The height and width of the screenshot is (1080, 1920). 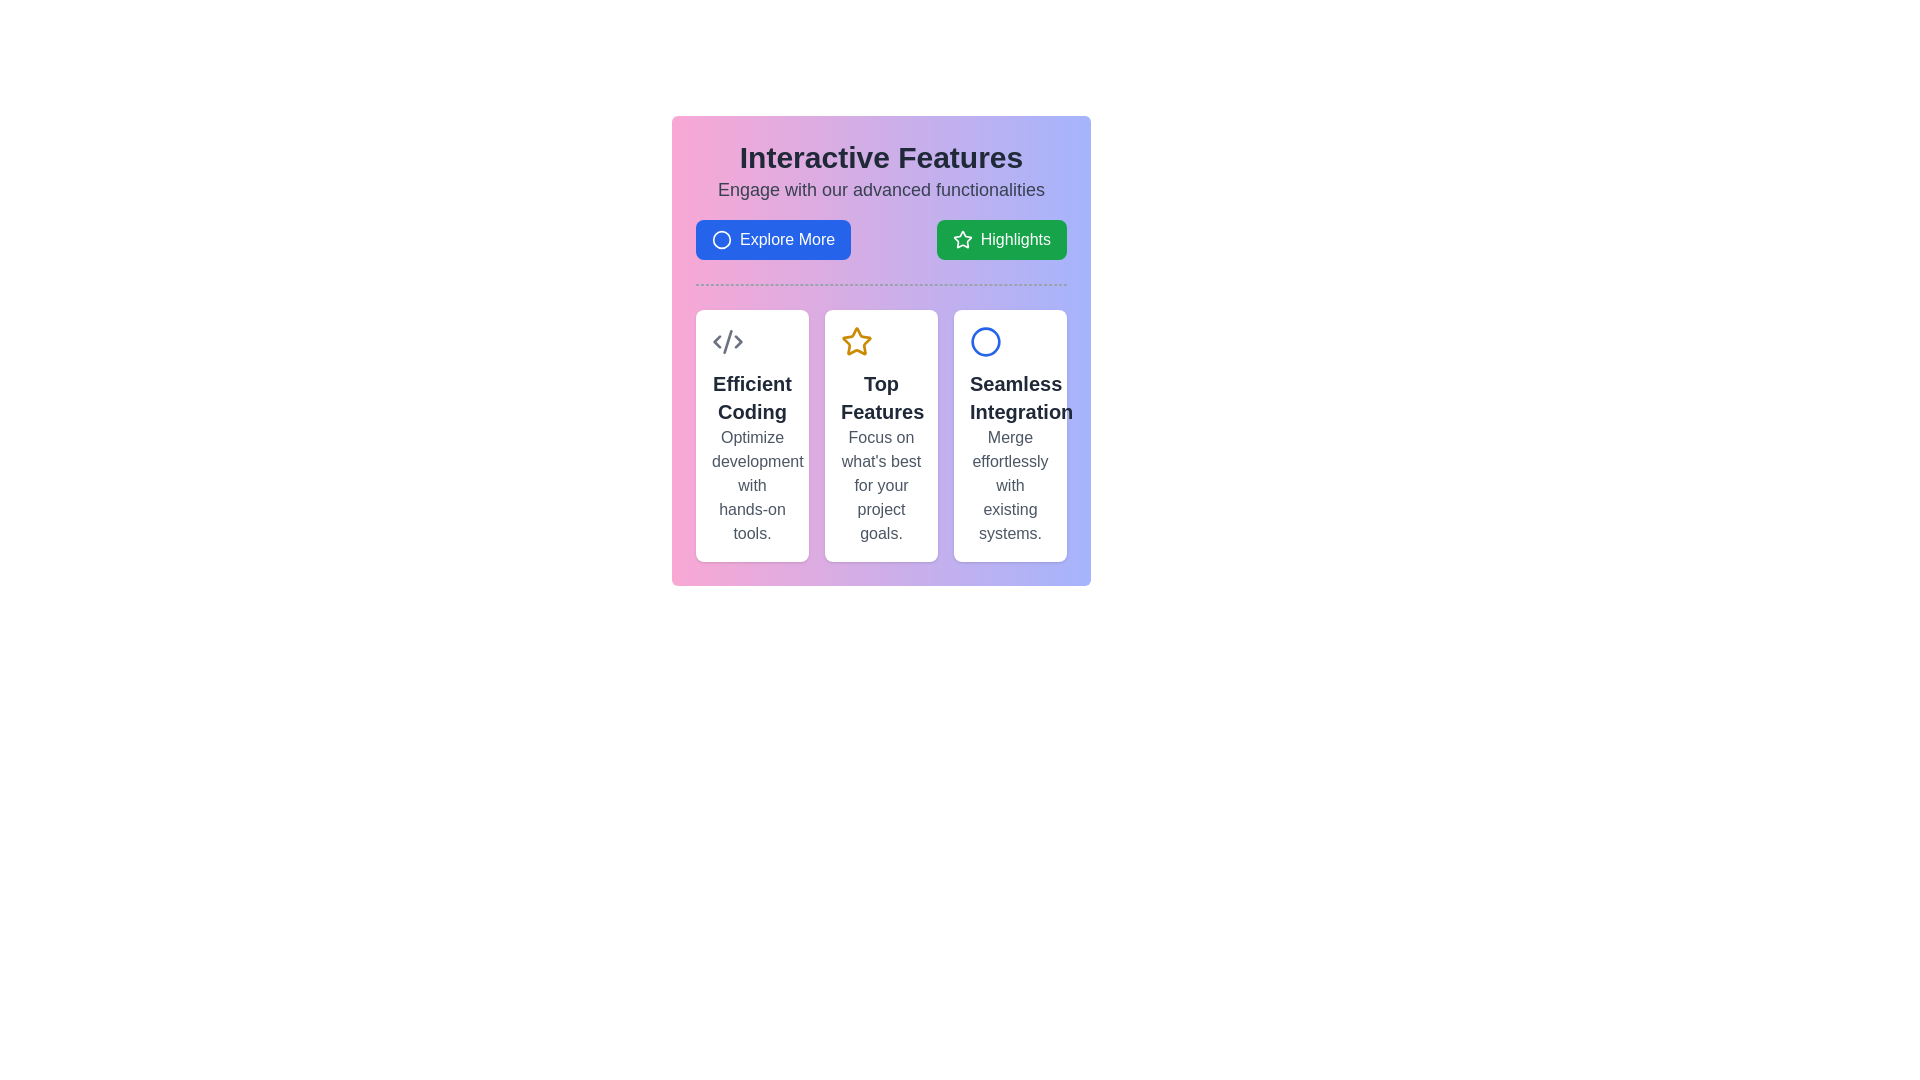 What do you see at coordinates (857, 341) in the screenshot?
I see `the star icon that represents the 'Top Features' section, located at the top-center of the section, directly above the text label 'Top Features'` at bounding box center [857, 341].